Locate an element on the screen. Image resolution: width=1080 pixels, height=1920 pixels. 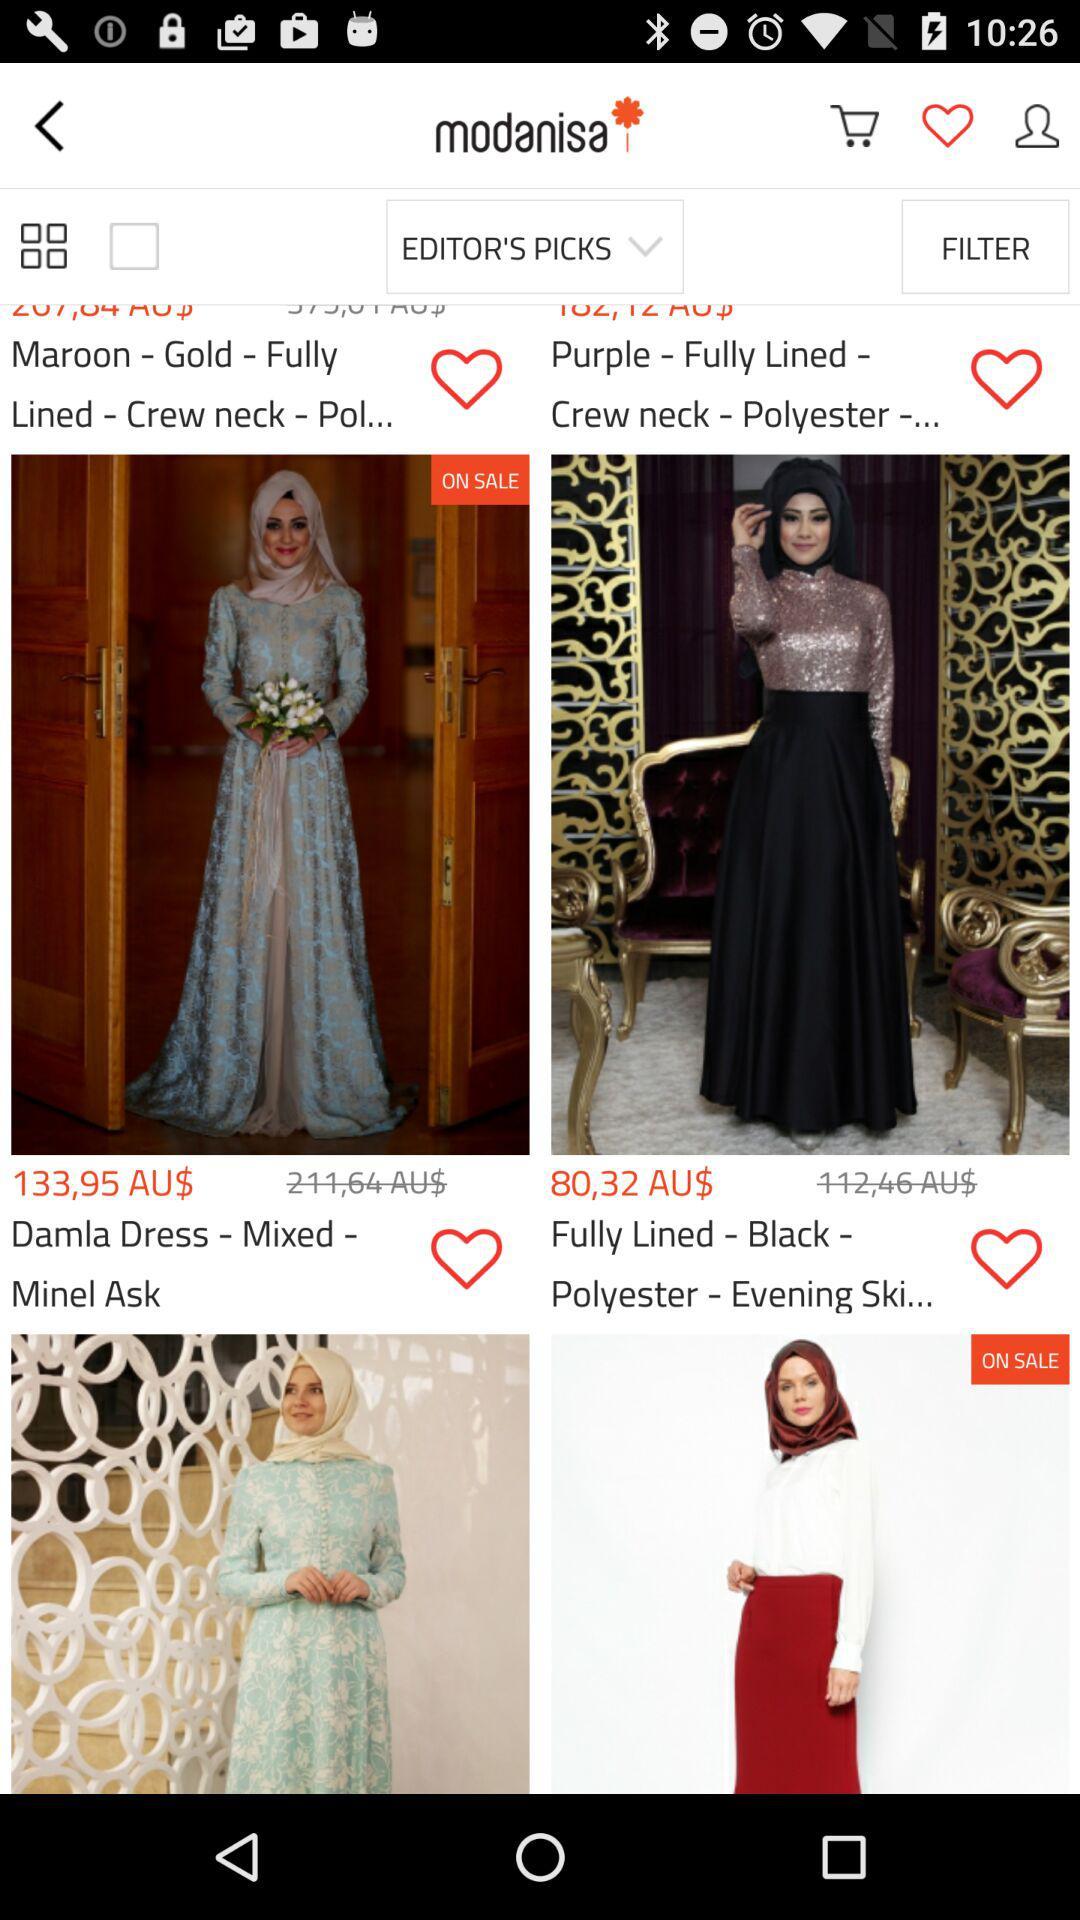
favorite is located at coordinates (479, 379).